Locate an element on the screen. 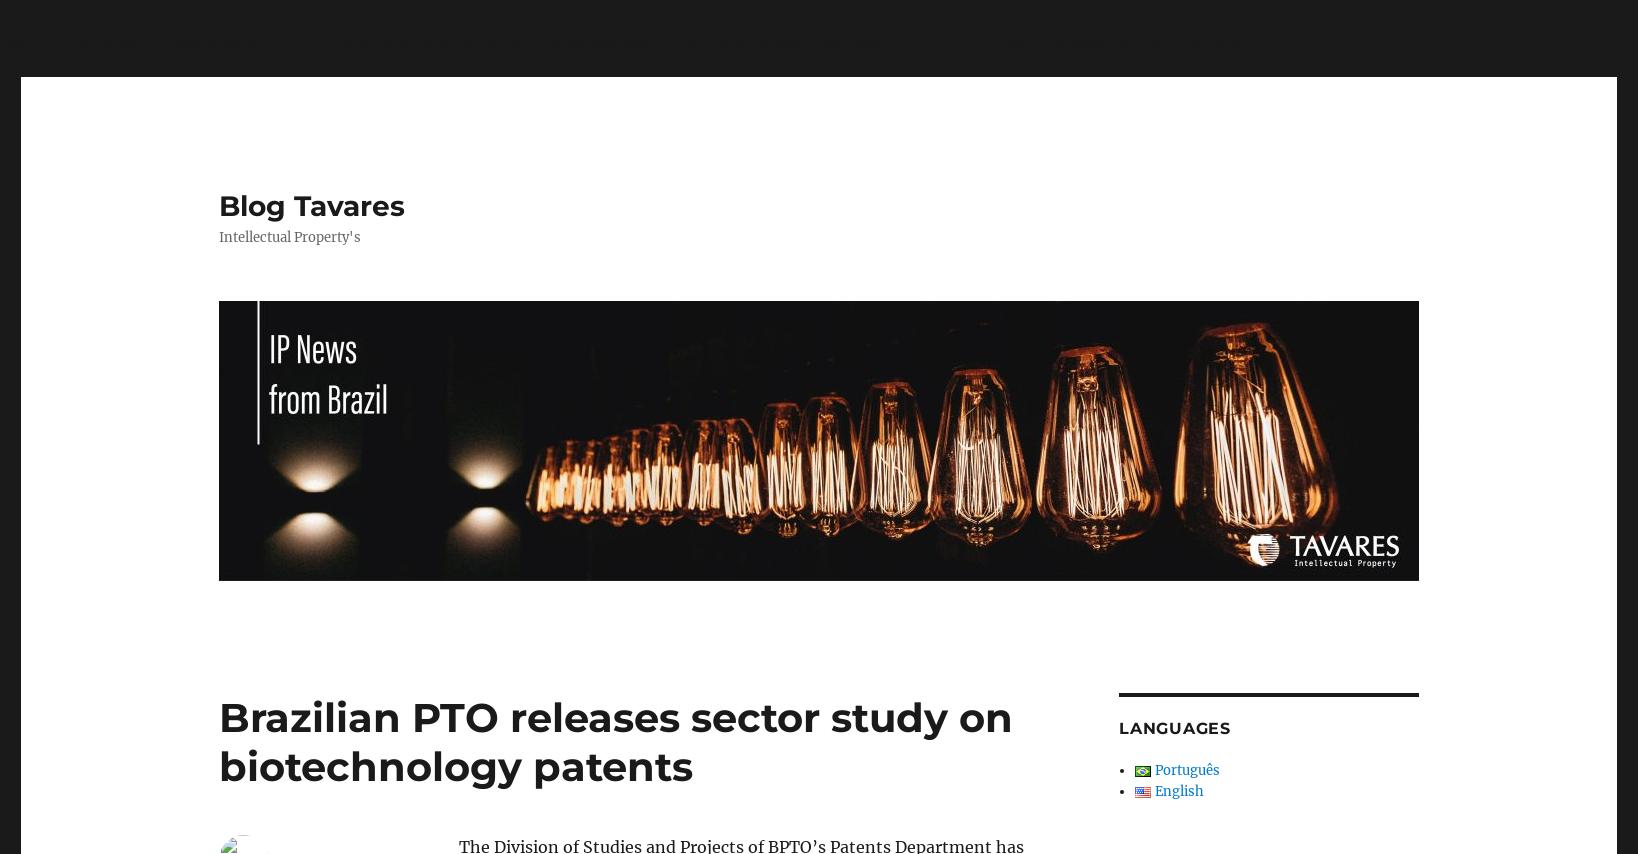 Image resolution: width=1638 pixels, height=854 pixels. 'Português' is located at coordinates (1186, 770).